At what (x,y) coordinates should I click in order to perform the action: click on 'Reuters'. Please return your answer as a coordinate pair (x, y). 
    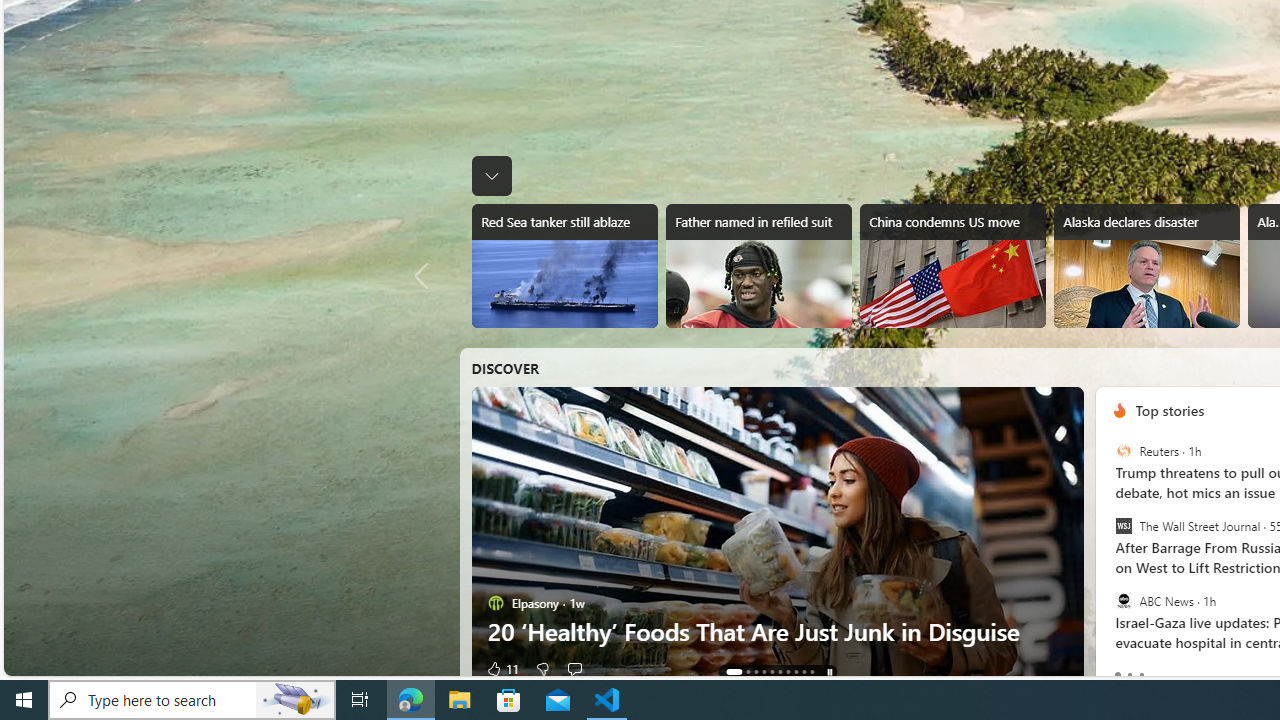
    Looking at the image, I should click on (1123, 451).